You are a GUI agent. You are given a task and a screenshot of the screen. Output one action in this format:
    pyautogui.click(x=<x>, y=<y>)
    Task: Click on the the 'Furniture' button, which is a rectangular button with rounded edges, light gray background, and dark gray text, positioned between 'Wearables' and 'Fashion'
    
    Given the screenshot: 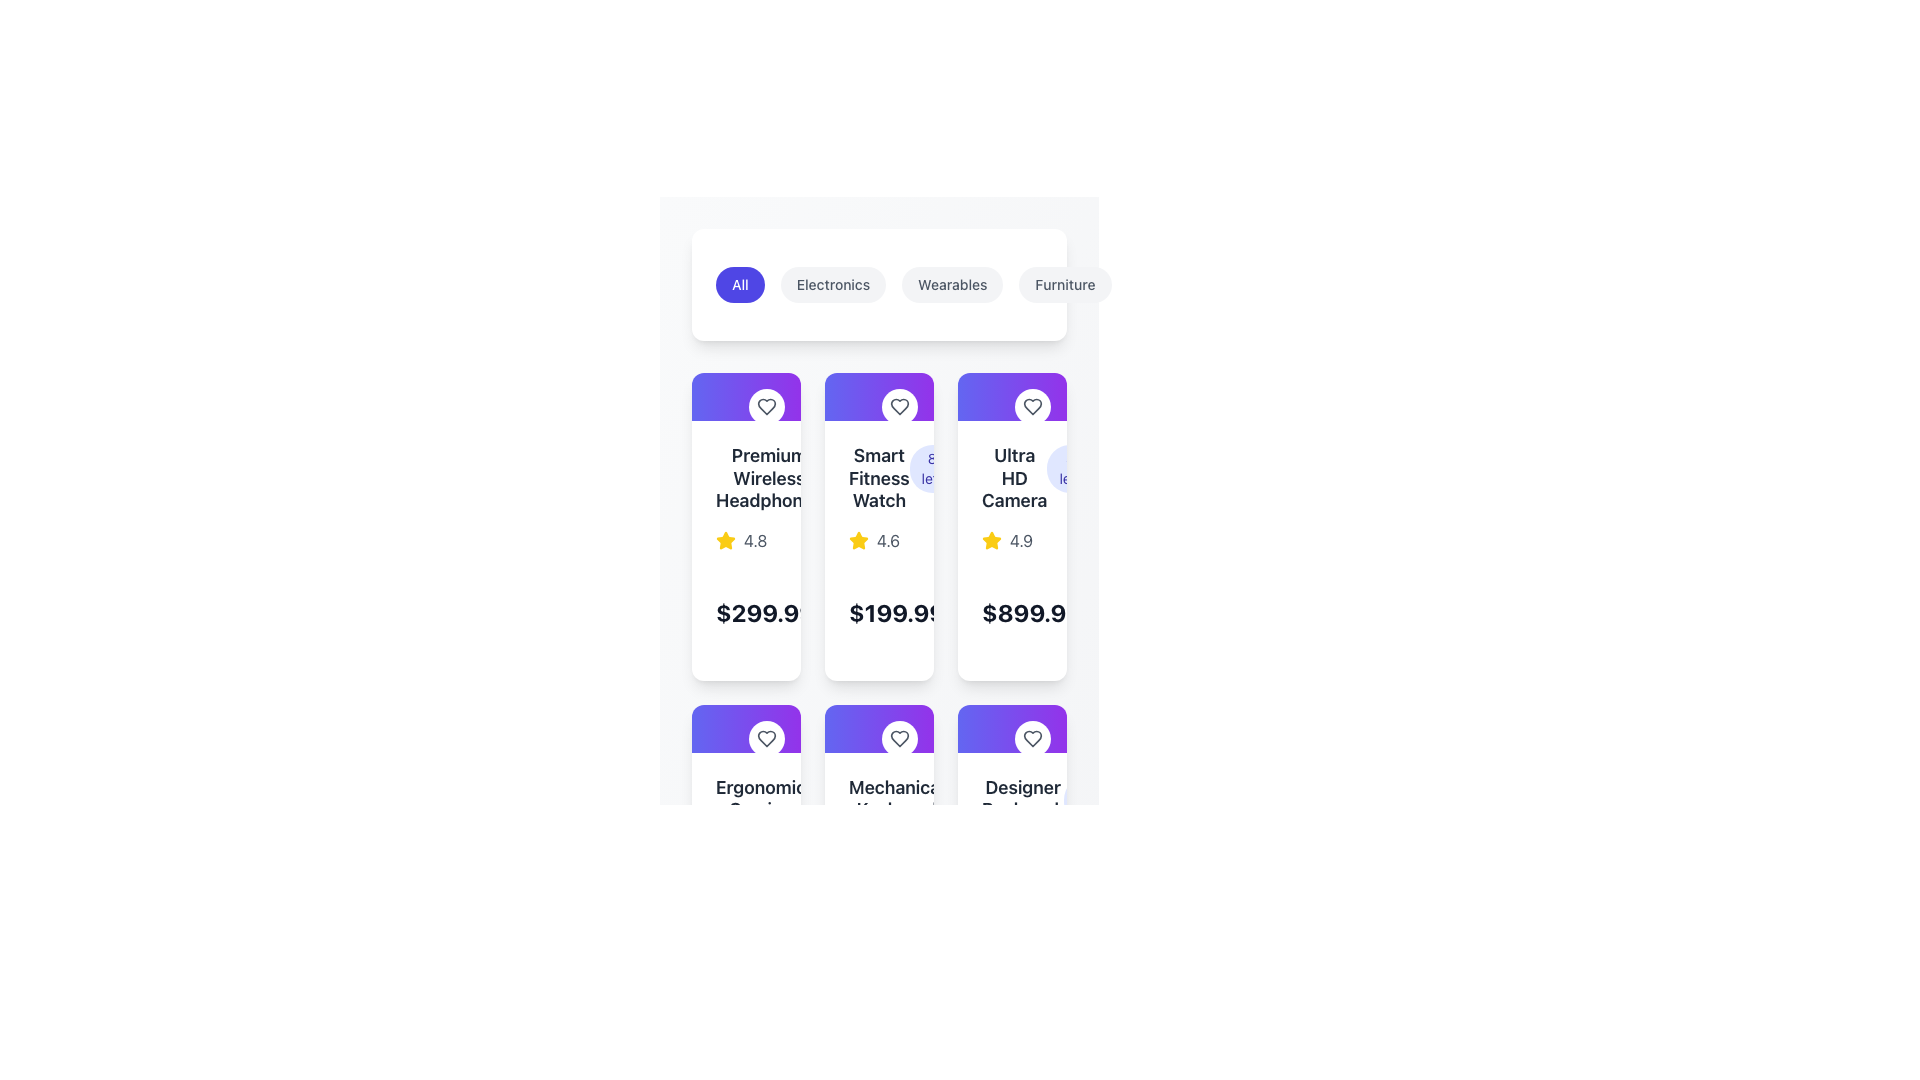 What is the action you would take?
    pyautogui.click(x=1064, y=285)
    